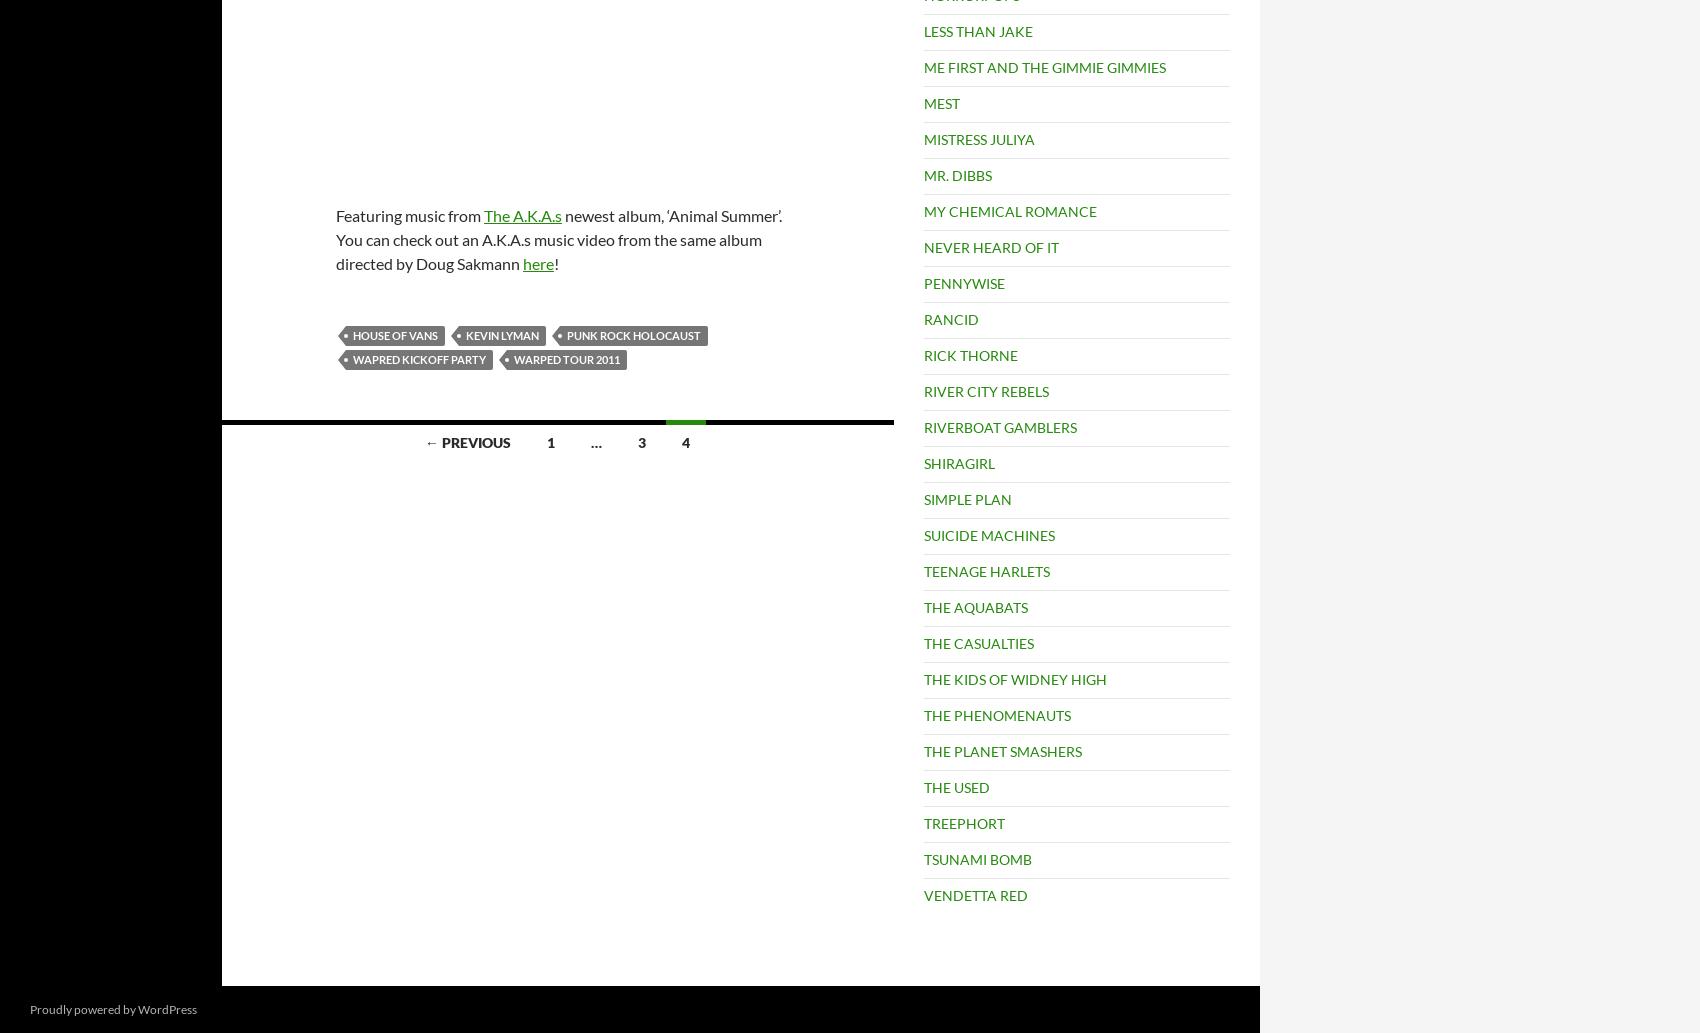 The width and height of the screenshot is (1700, 1033). I want to click on 'VENDETTA RED', so click(974, 894).